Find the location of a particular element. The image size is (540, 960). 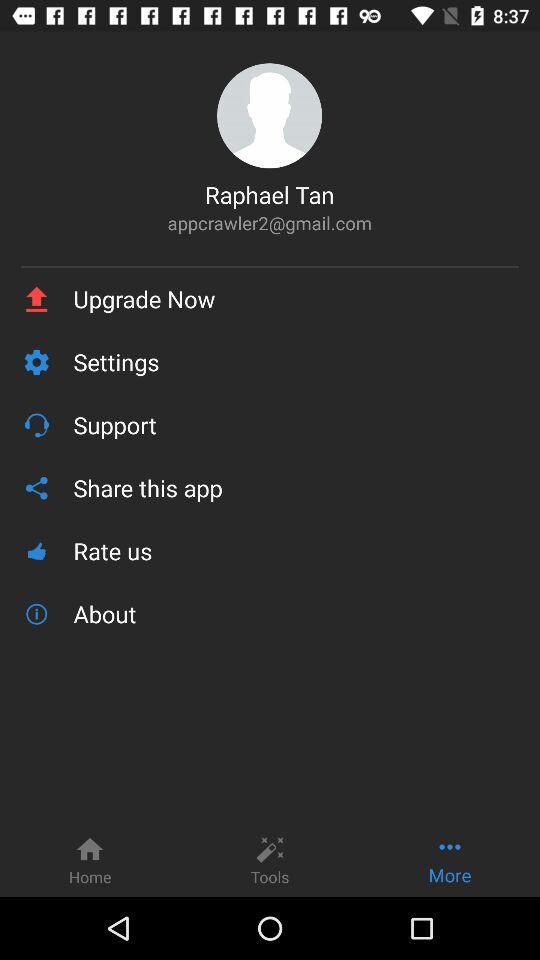

the rate us icon is located at coordinates (295, 551).